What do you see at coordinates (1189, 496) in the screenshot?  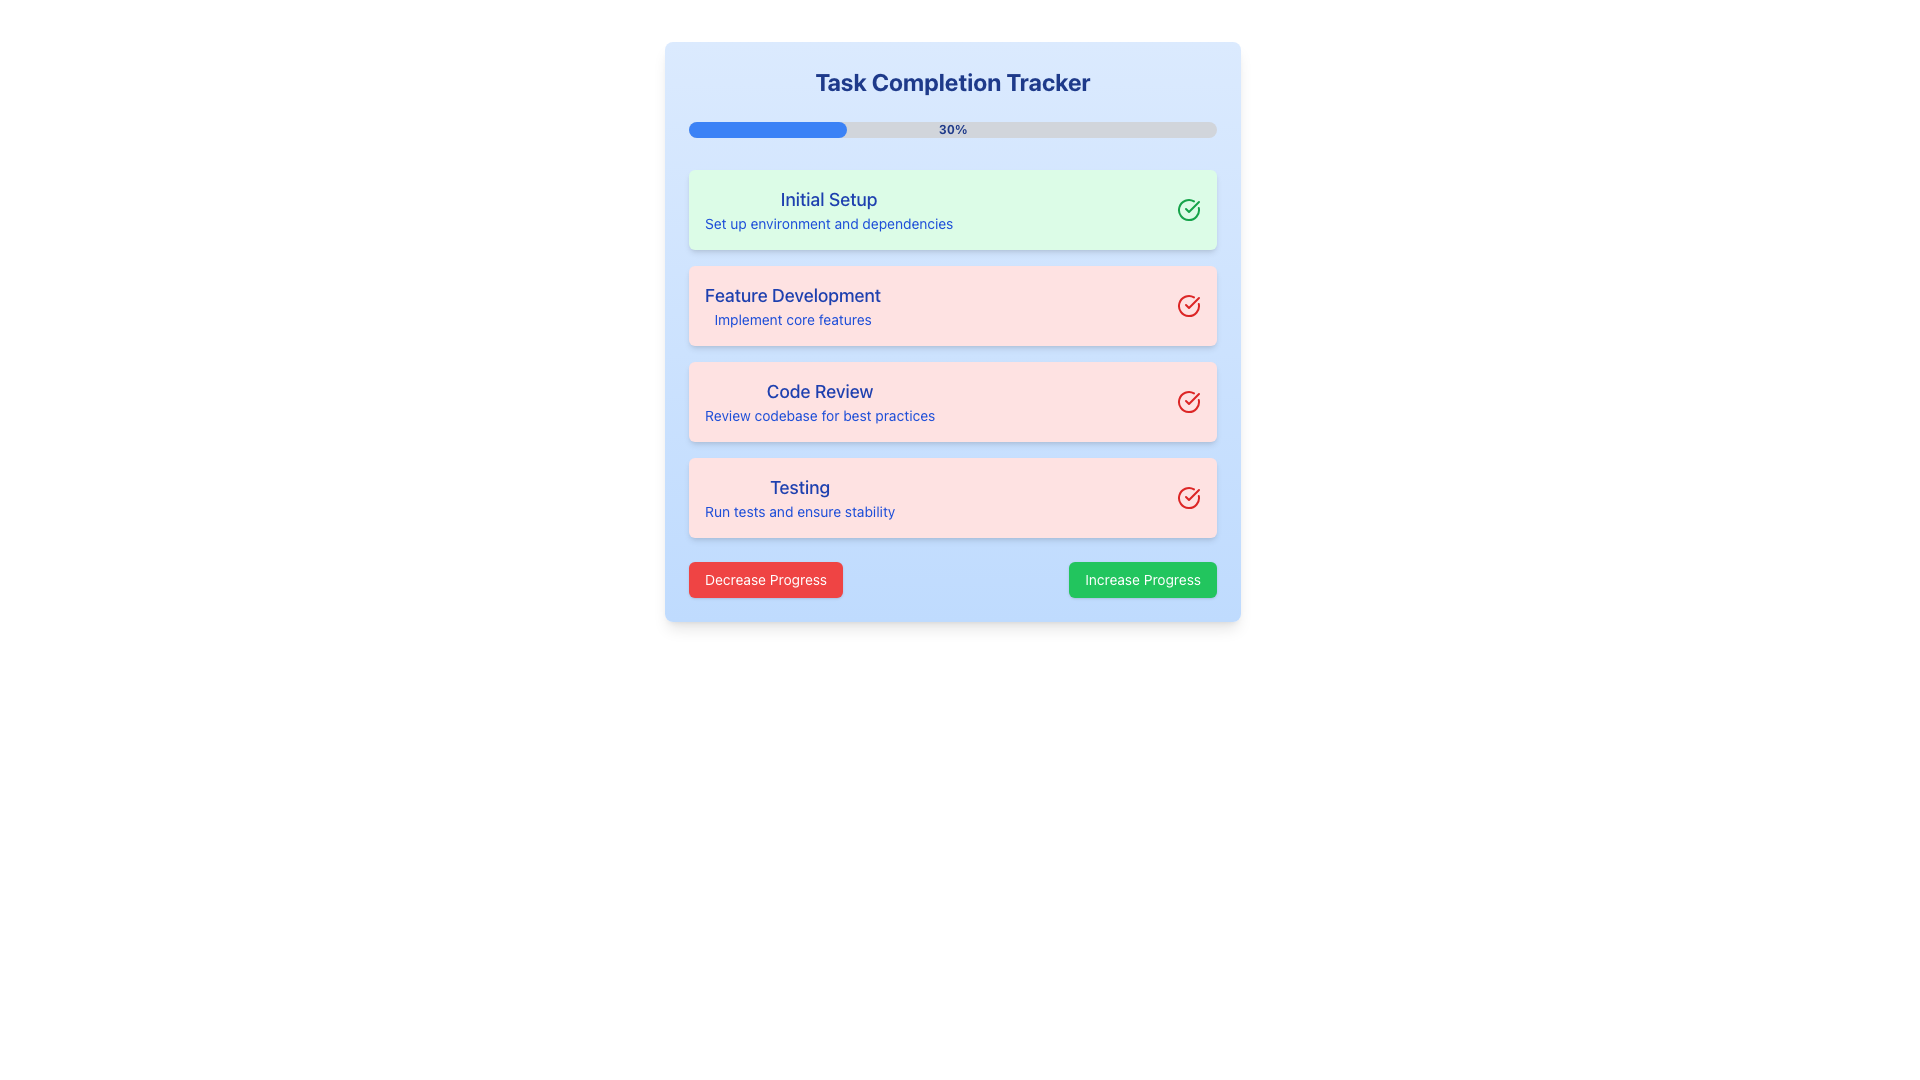 I see `the task completion status by clicking on the completion icon located at the right end of the 'Testing' task card, which indicates the completion of the task 'Run tests and ensure stability.'` at bounding box center [1189, 496].